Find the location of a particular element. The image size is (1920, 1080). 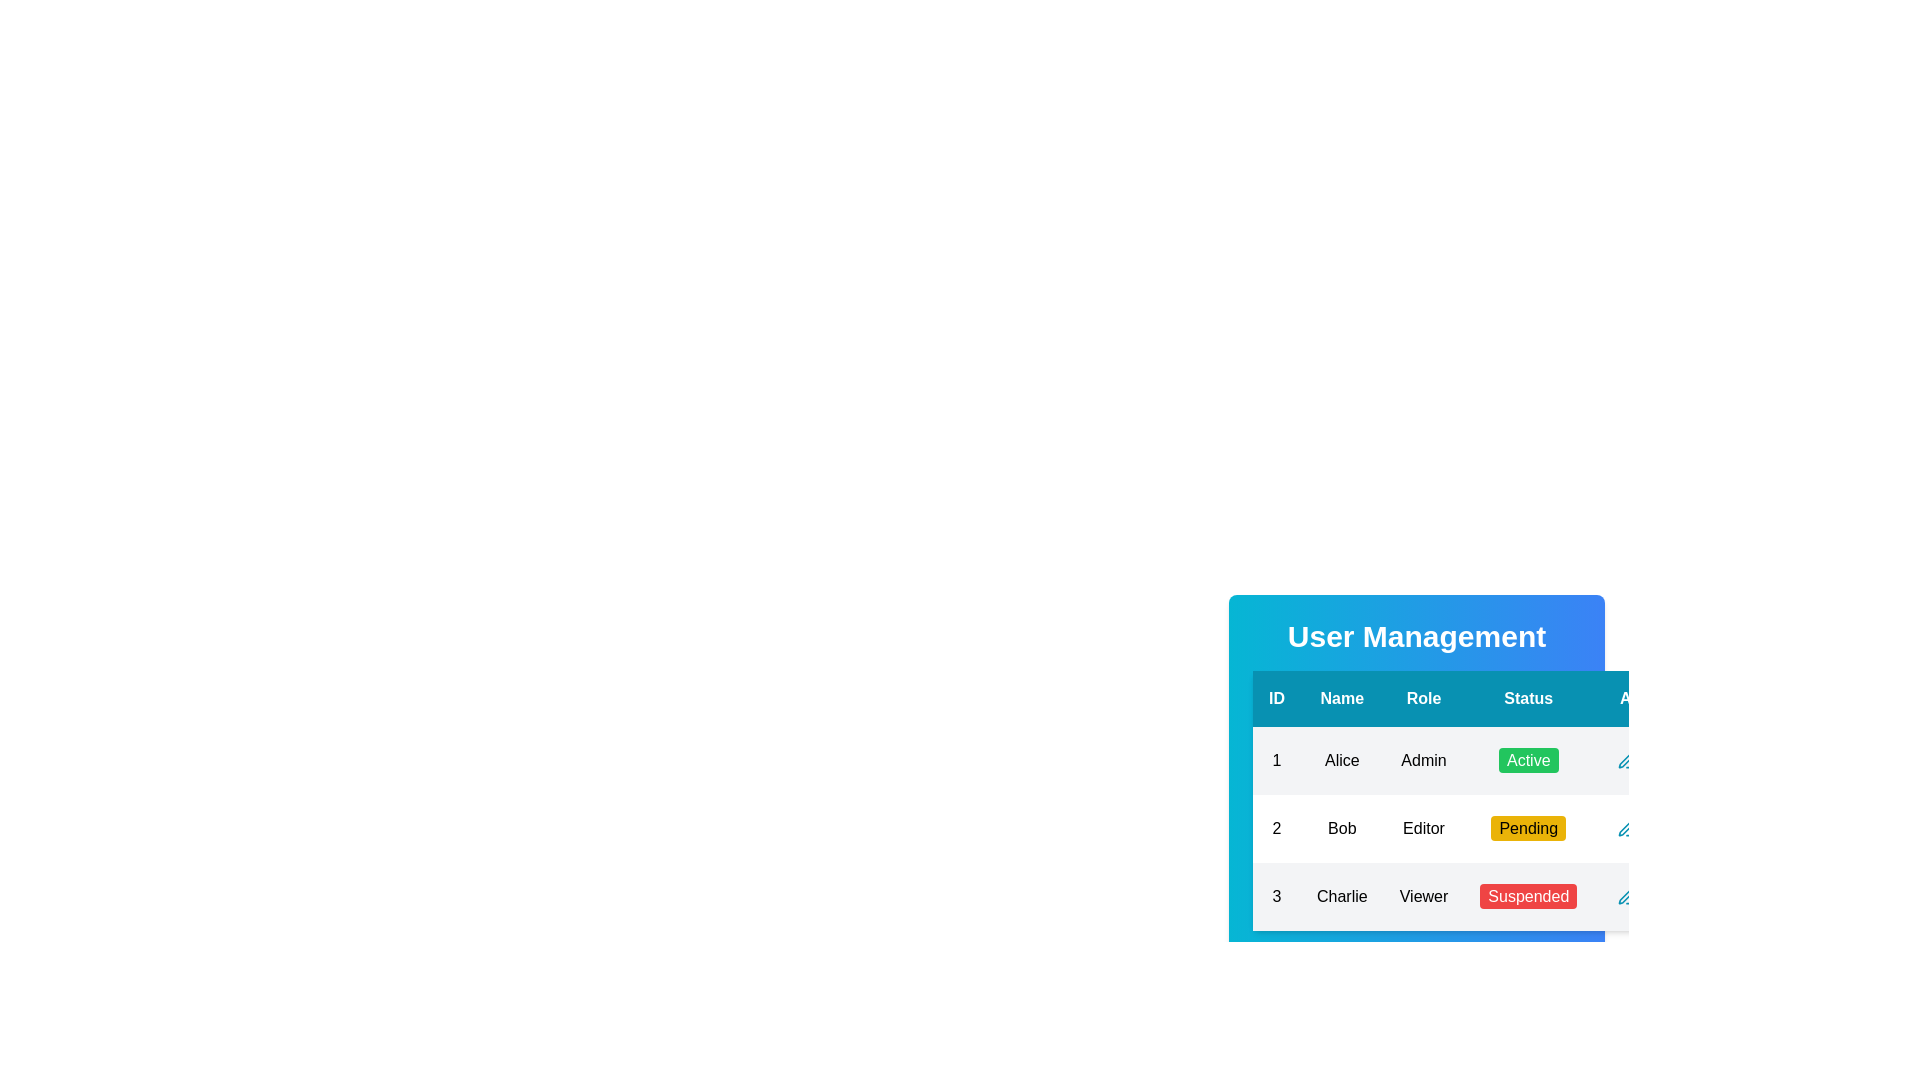

the edit icon button located on the right side of the second row in the table to initiate editing is located at coordinates (1627, 829).